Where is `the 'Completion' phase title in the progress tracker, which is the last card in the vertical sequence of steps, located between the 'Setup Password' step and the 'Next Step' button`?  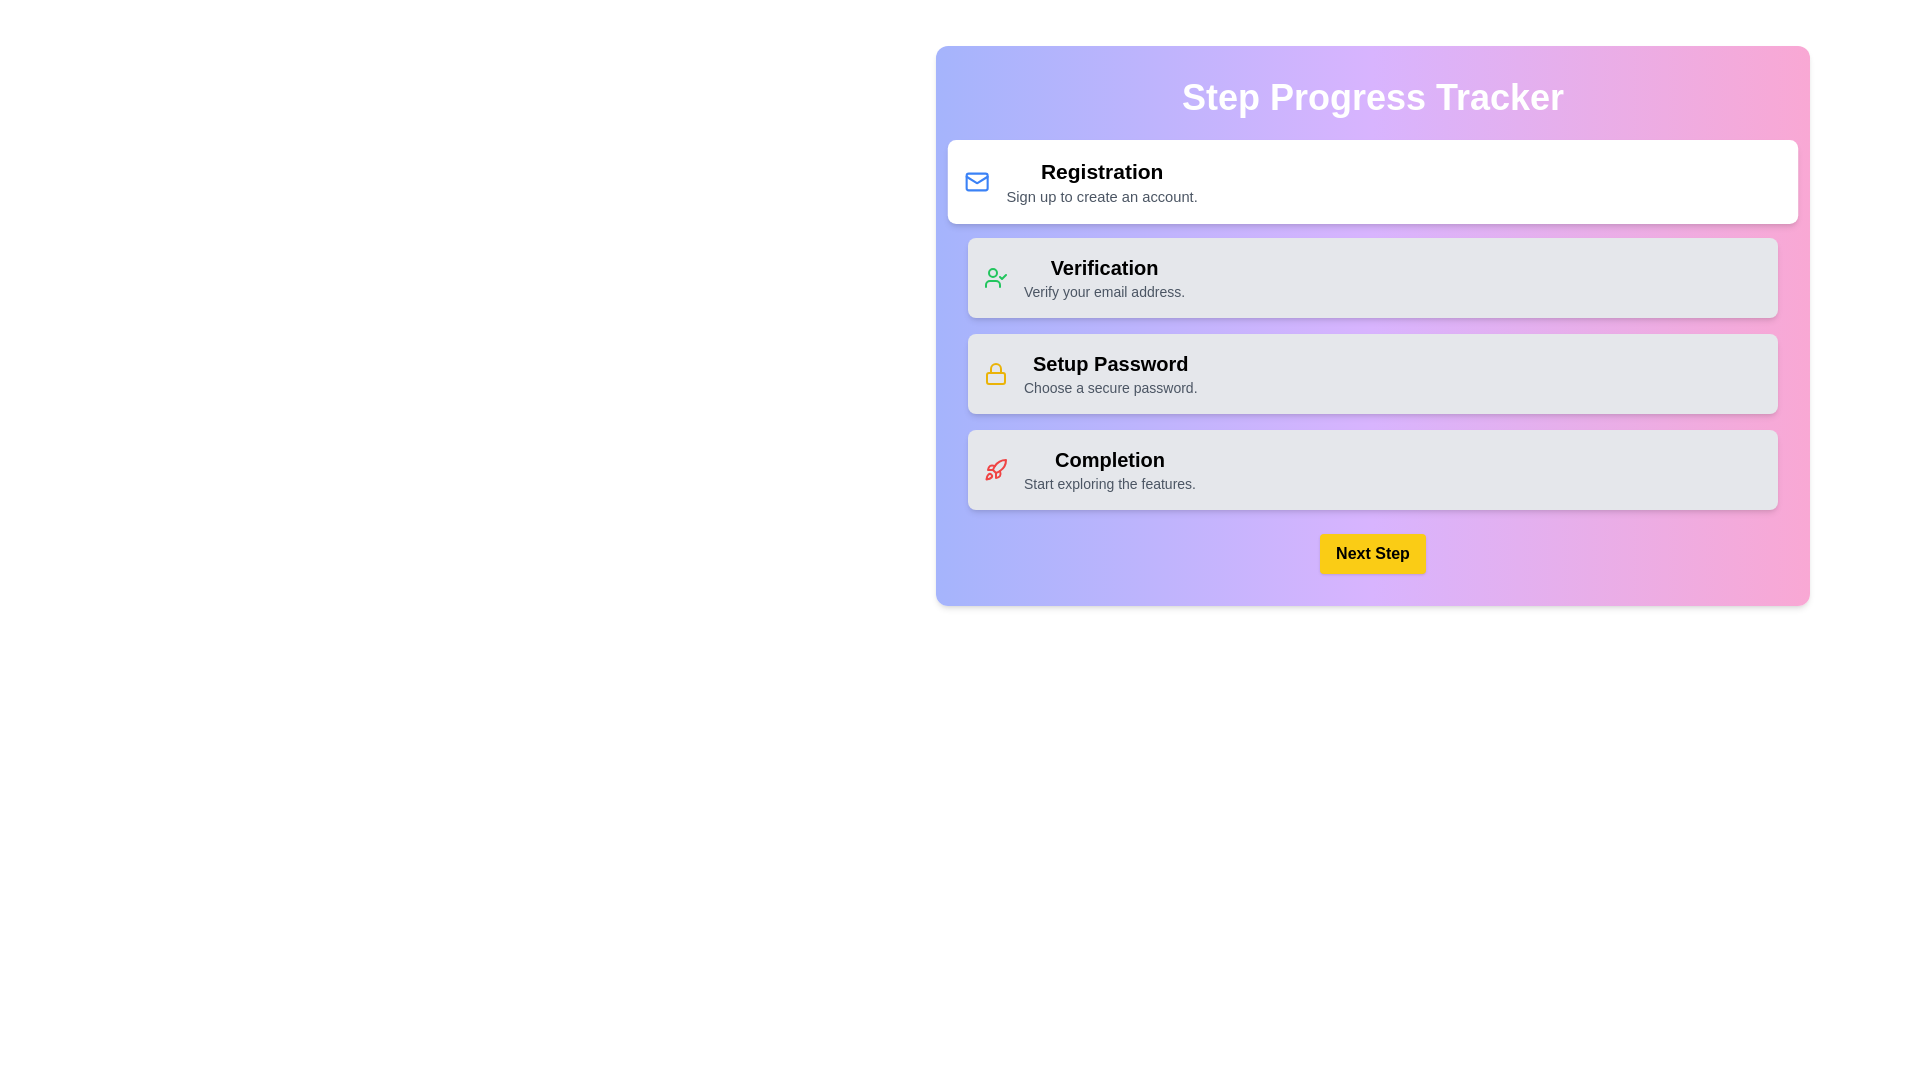
the 'Completion' phase title in the progress tracker, which is the last card in the vertical sequence of steps, located between the 'Setup Password' step and the 'Next Step' button is located at coordinates (1108, 459).